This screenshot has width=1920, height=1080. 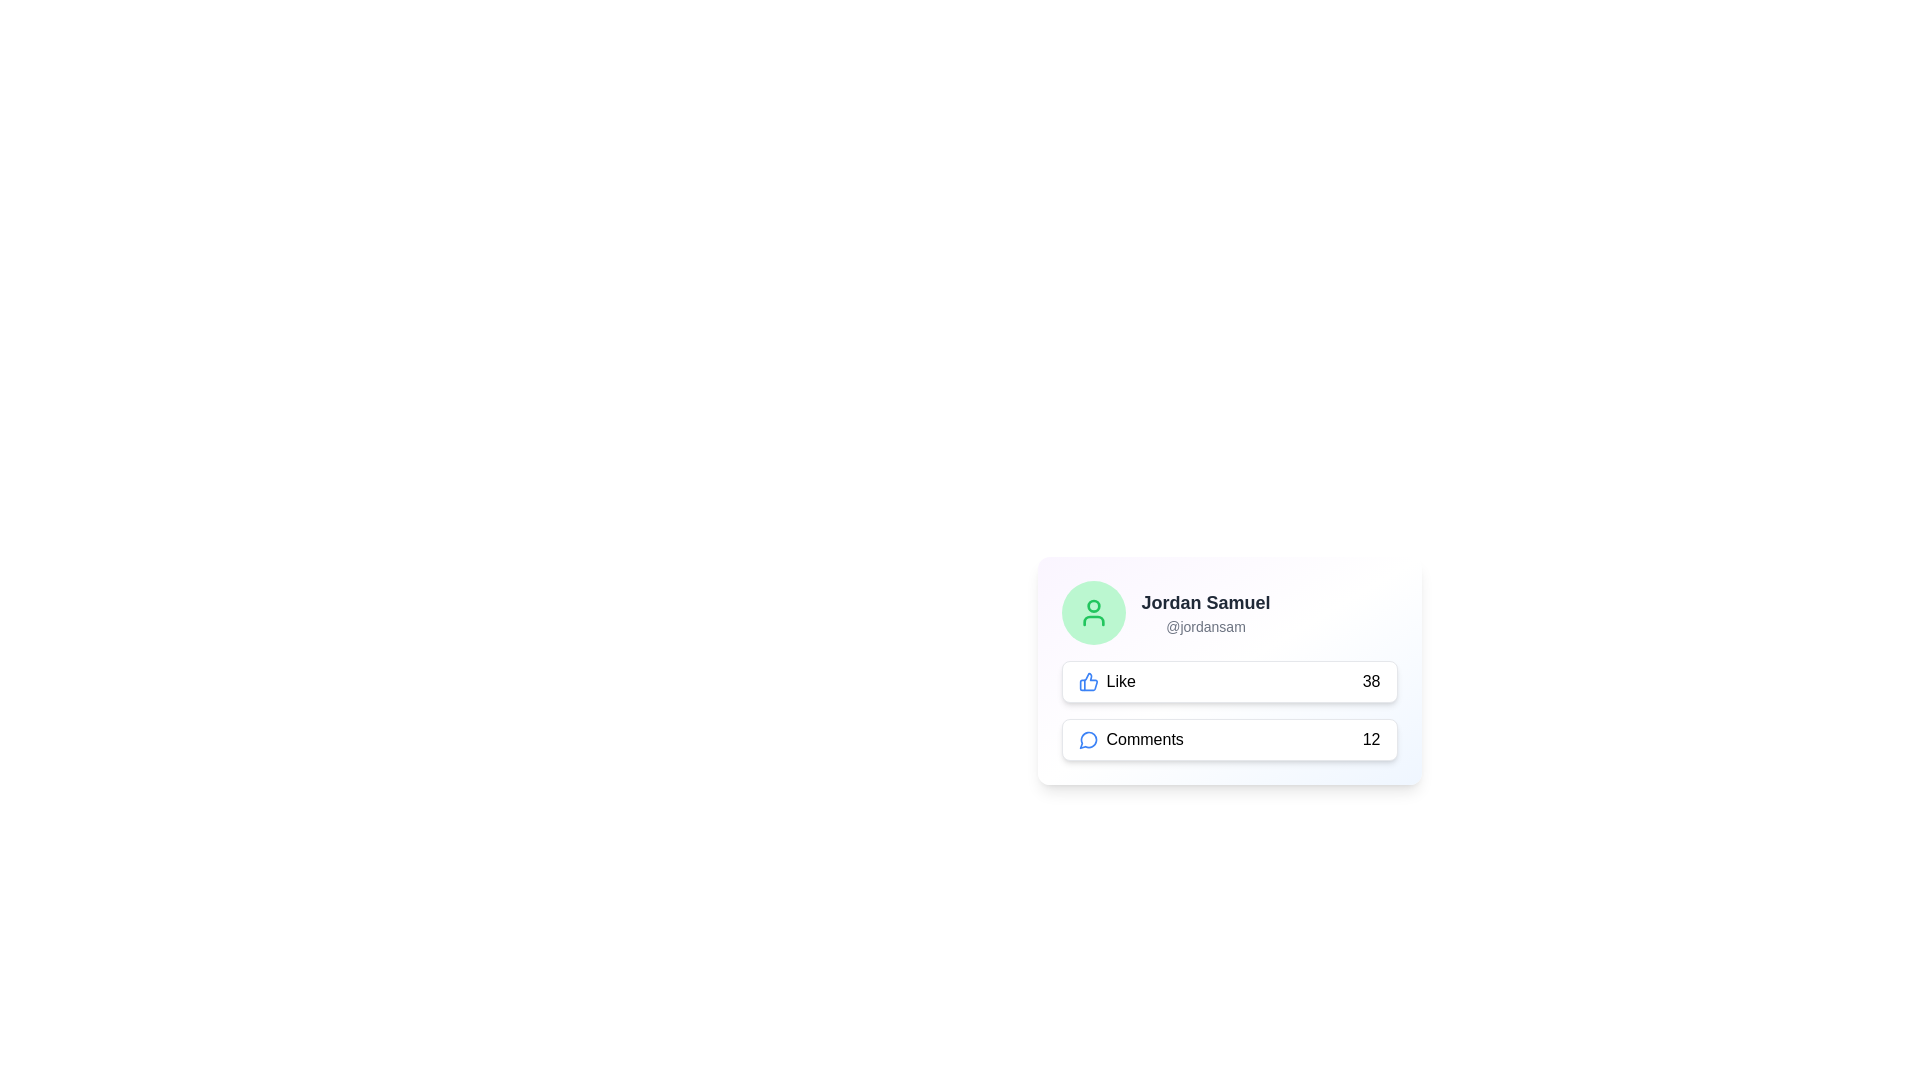 I want to click on the Circular Avatar located to the left of the text 'Jordan Samuel' in the user profile card, so click(x=1092, y=612).